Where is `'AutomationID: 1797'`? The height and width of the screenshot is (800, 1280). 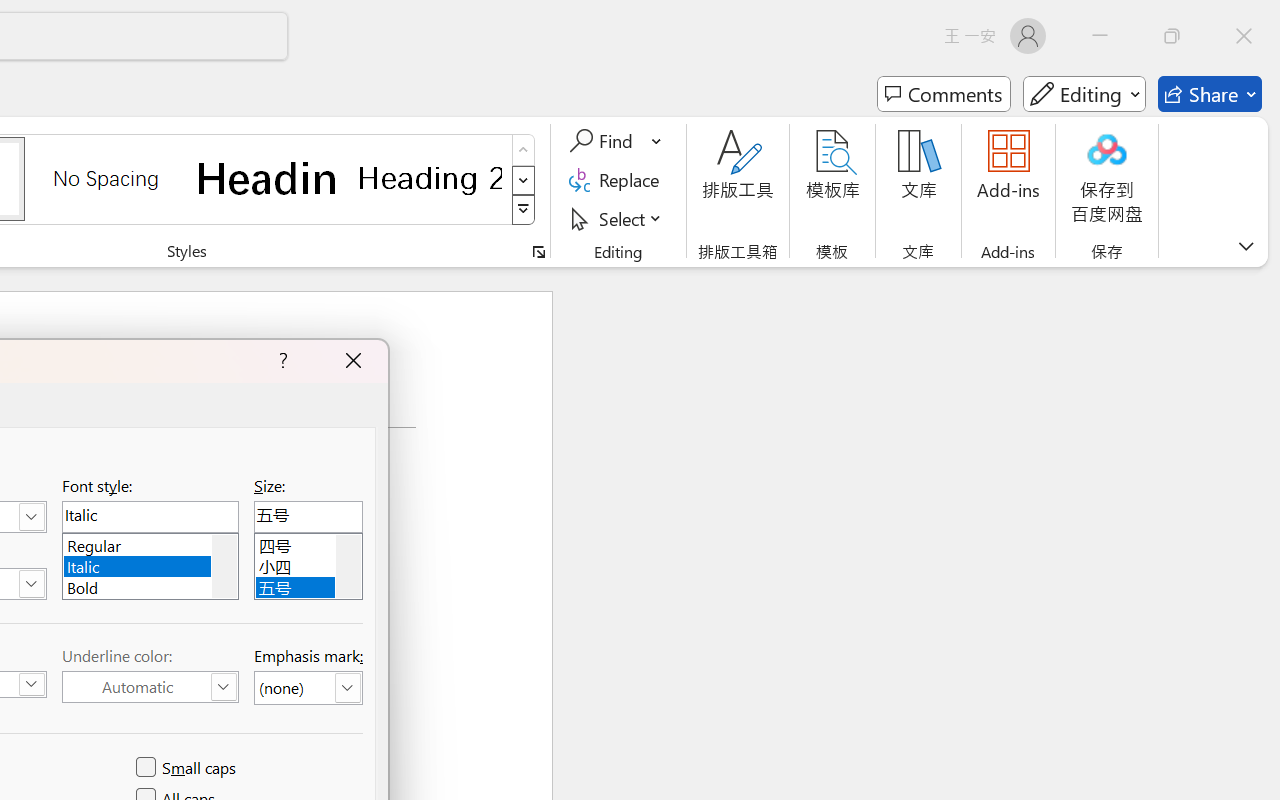
'AutomationID: 1797' is located at coordinates (348, 566).